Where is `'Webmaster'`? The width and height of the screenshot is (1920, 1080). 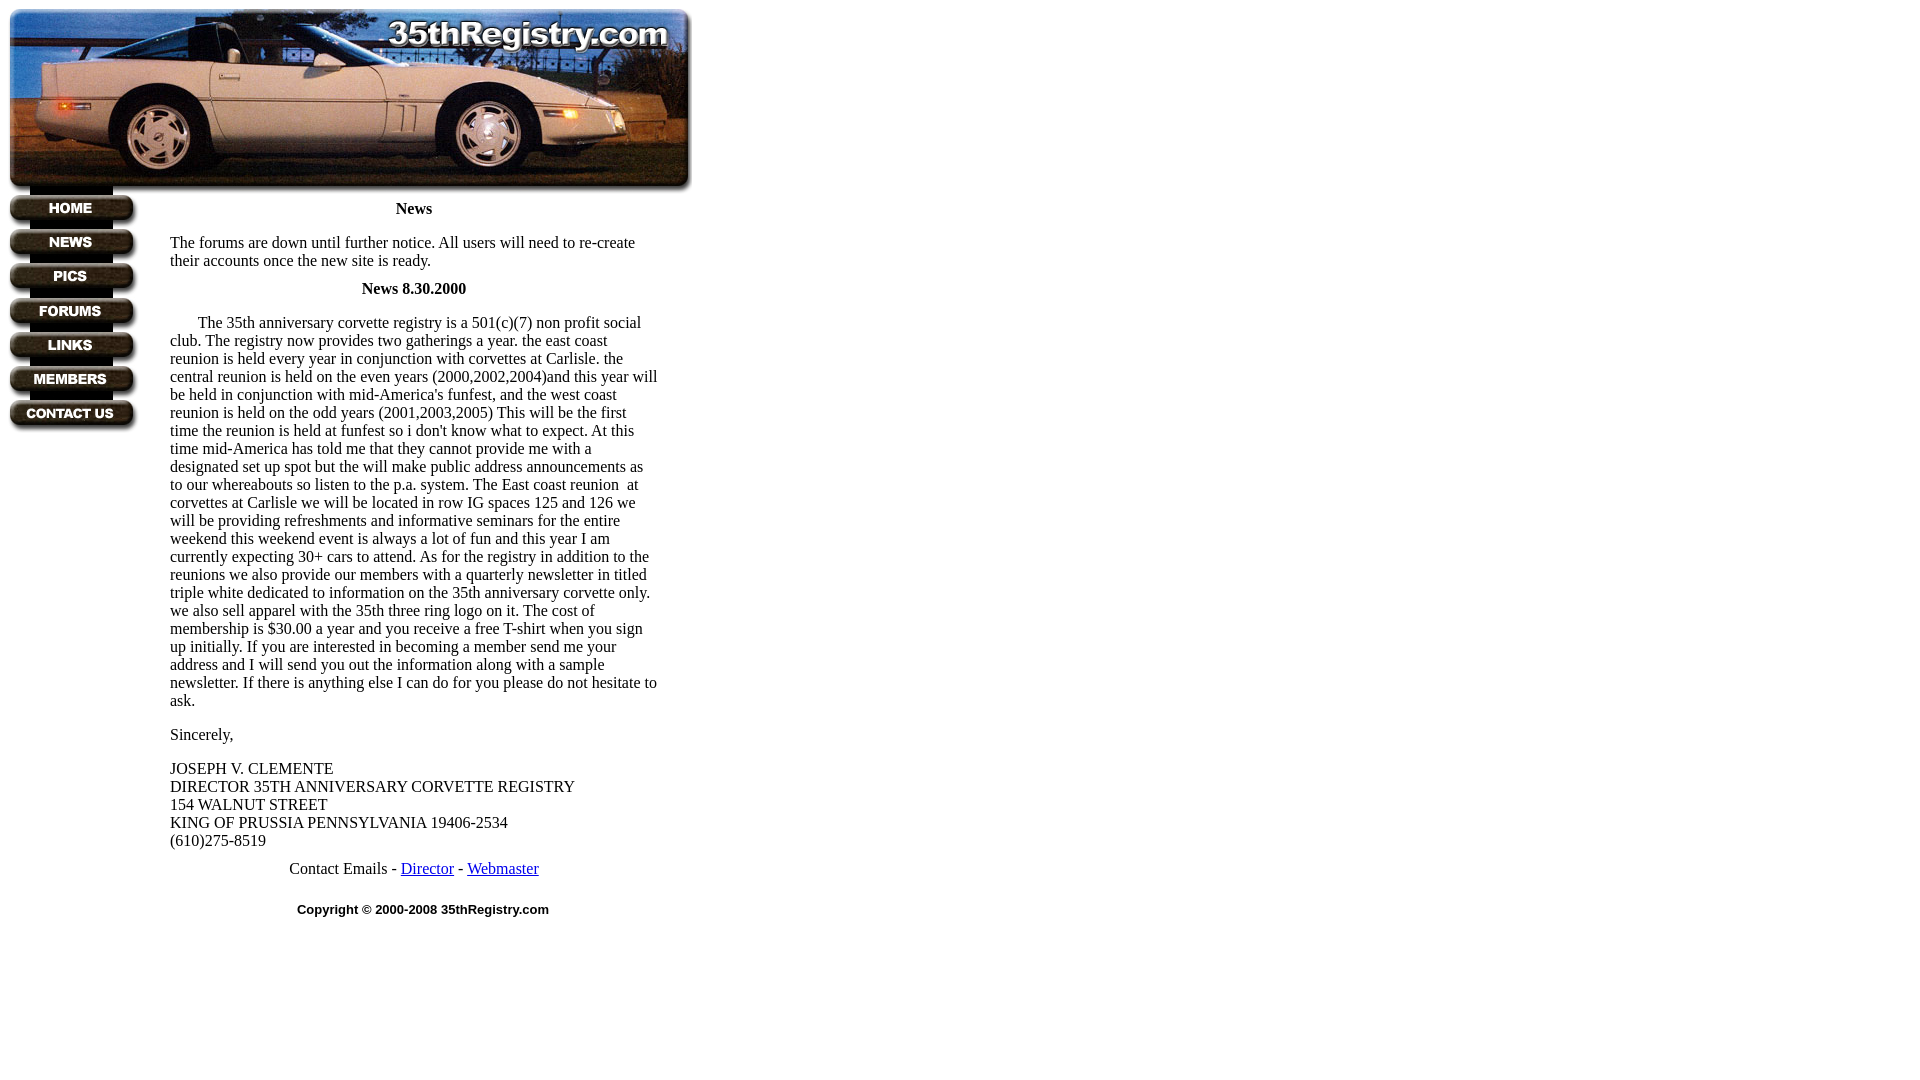 'Webmaster' is located at coordinates (503, 867).